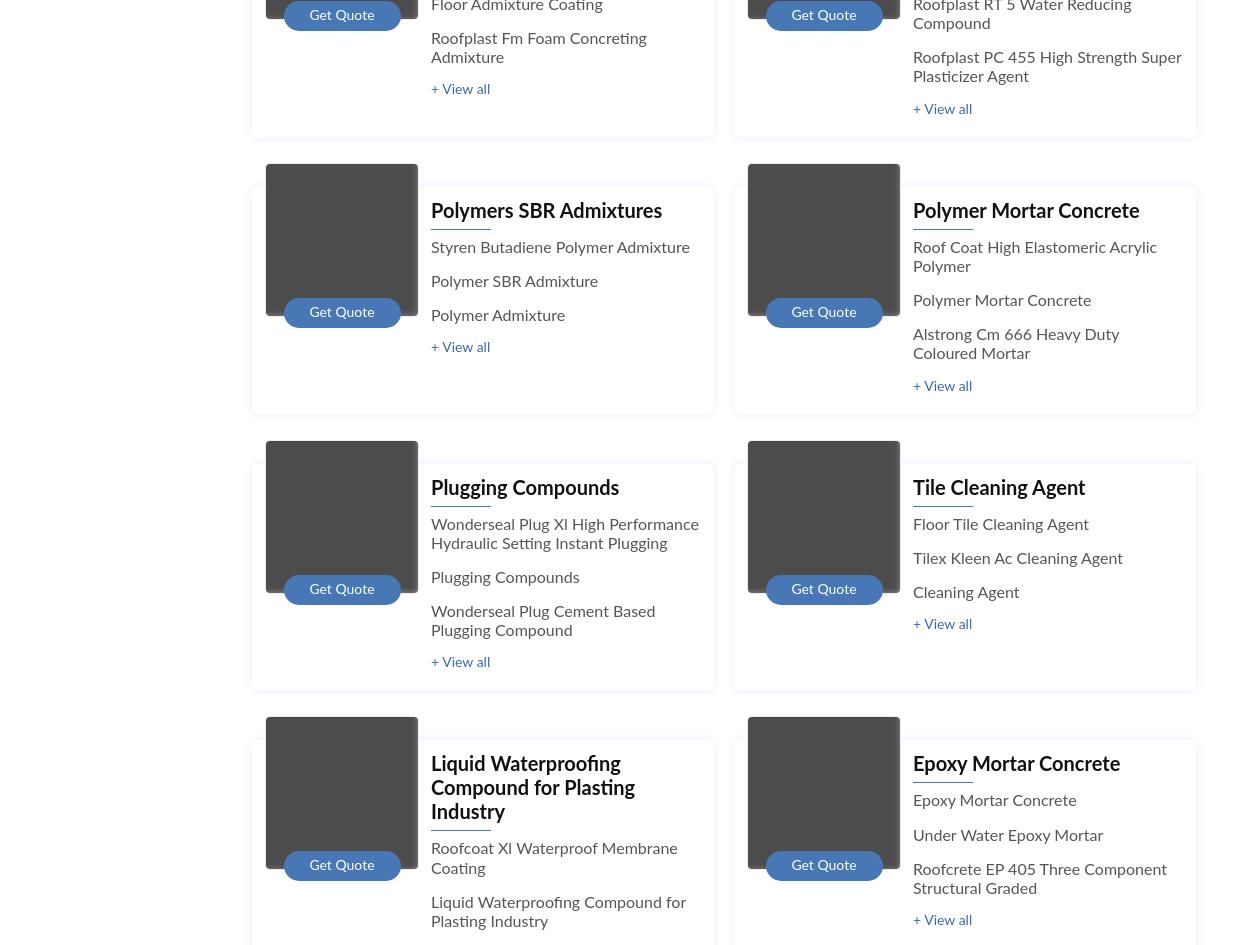 This screenshot has width=1250, height=945. Describe the element at coordinates (431, 858) in the screenshot. I see `'Roofcoat Xl Waterproof Membrane Coating'` at that location.